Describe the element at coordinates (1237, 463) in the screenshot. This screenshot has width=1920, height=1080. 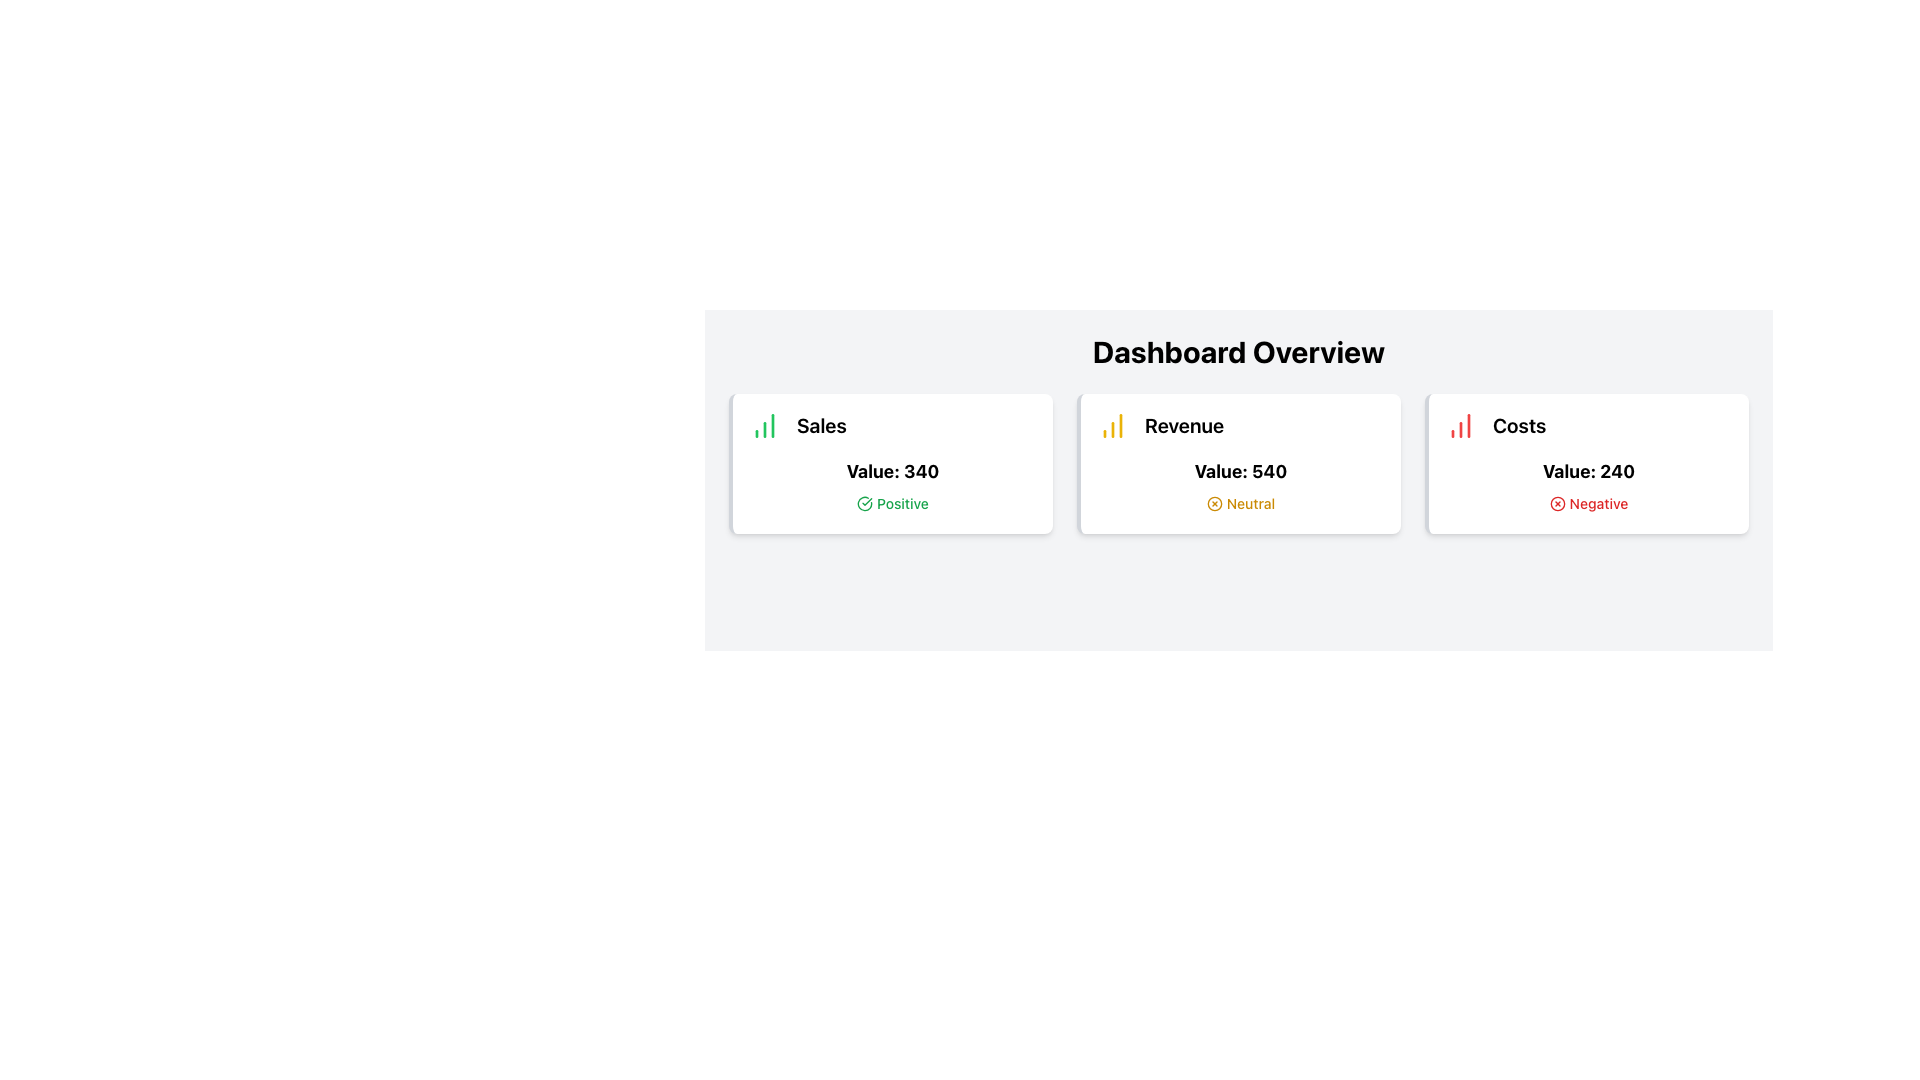
I see `the displayed information on the 'Revenue' Information card, which is the second card in a three-column grid layout, positioned between the 'Sales' and 'Costs' cards` at that location.